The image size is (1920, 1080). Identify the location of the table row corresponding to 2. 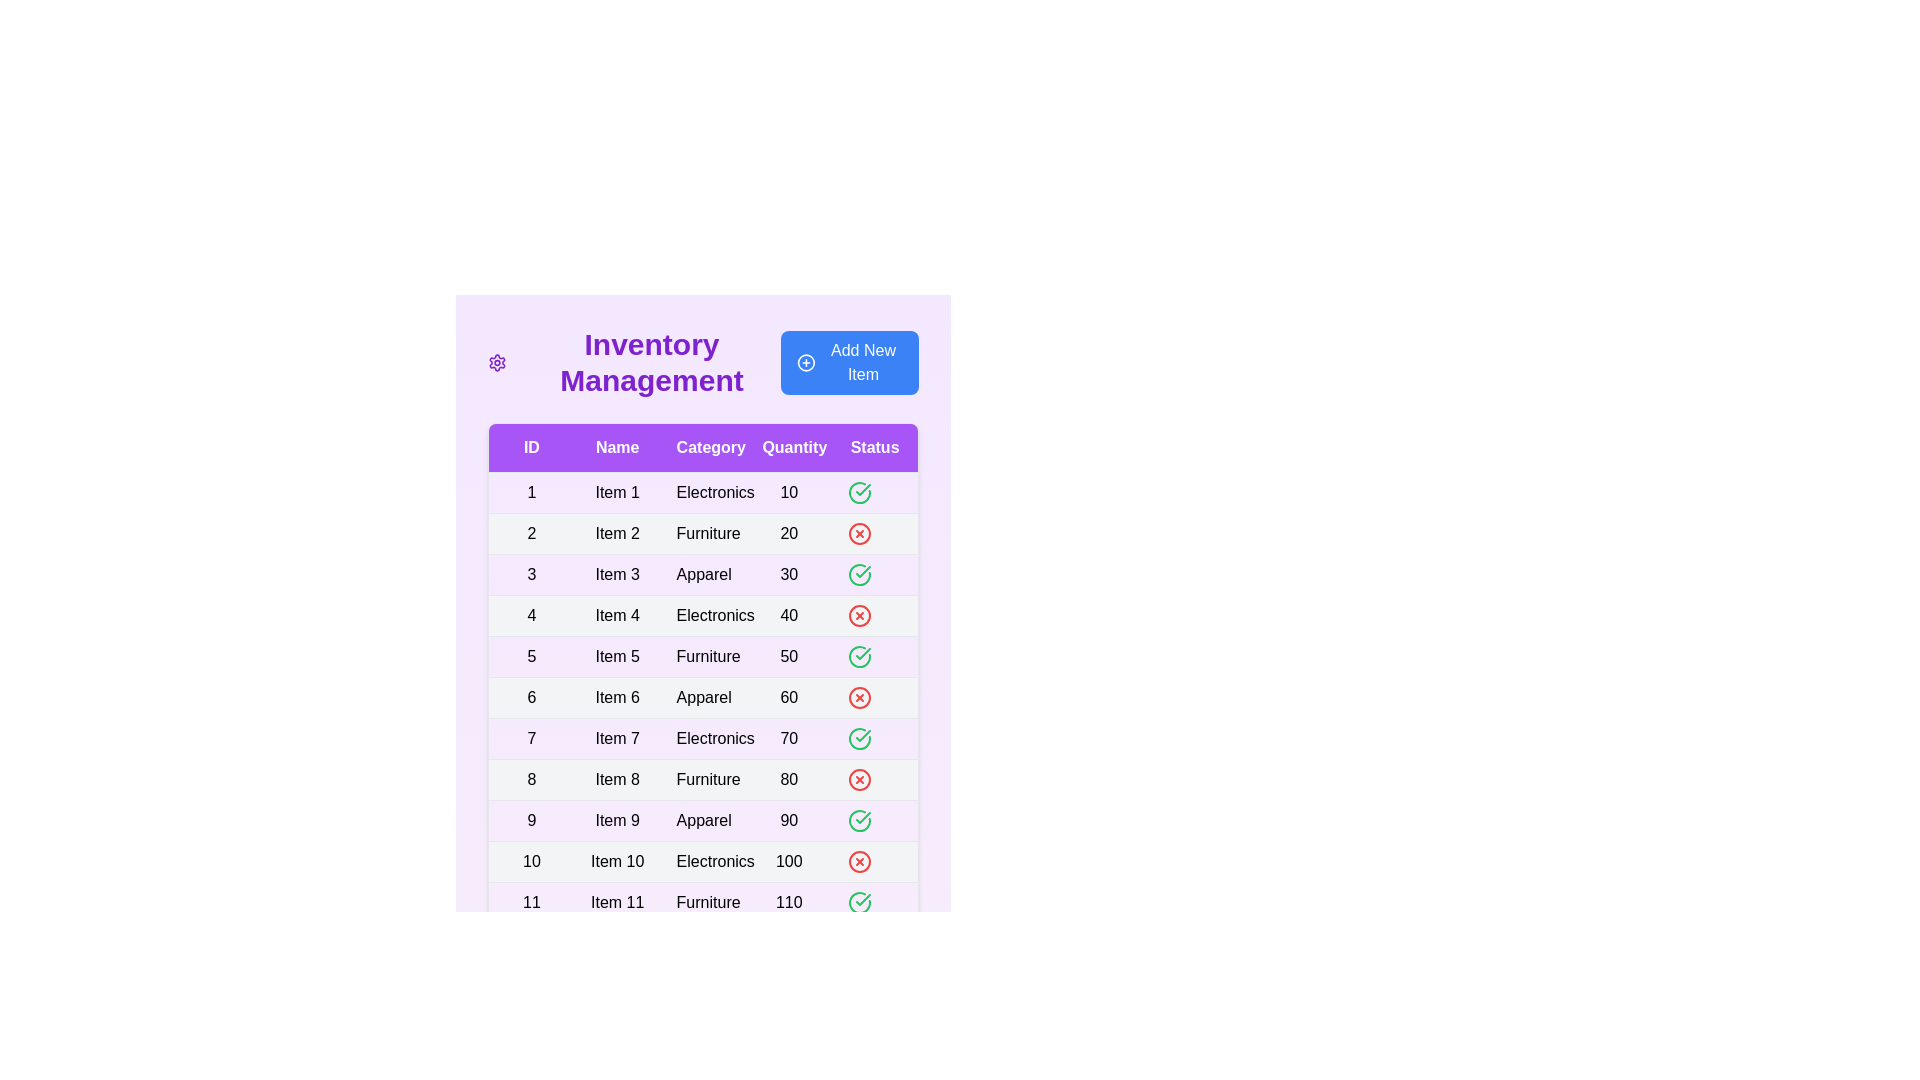
(703, 532).